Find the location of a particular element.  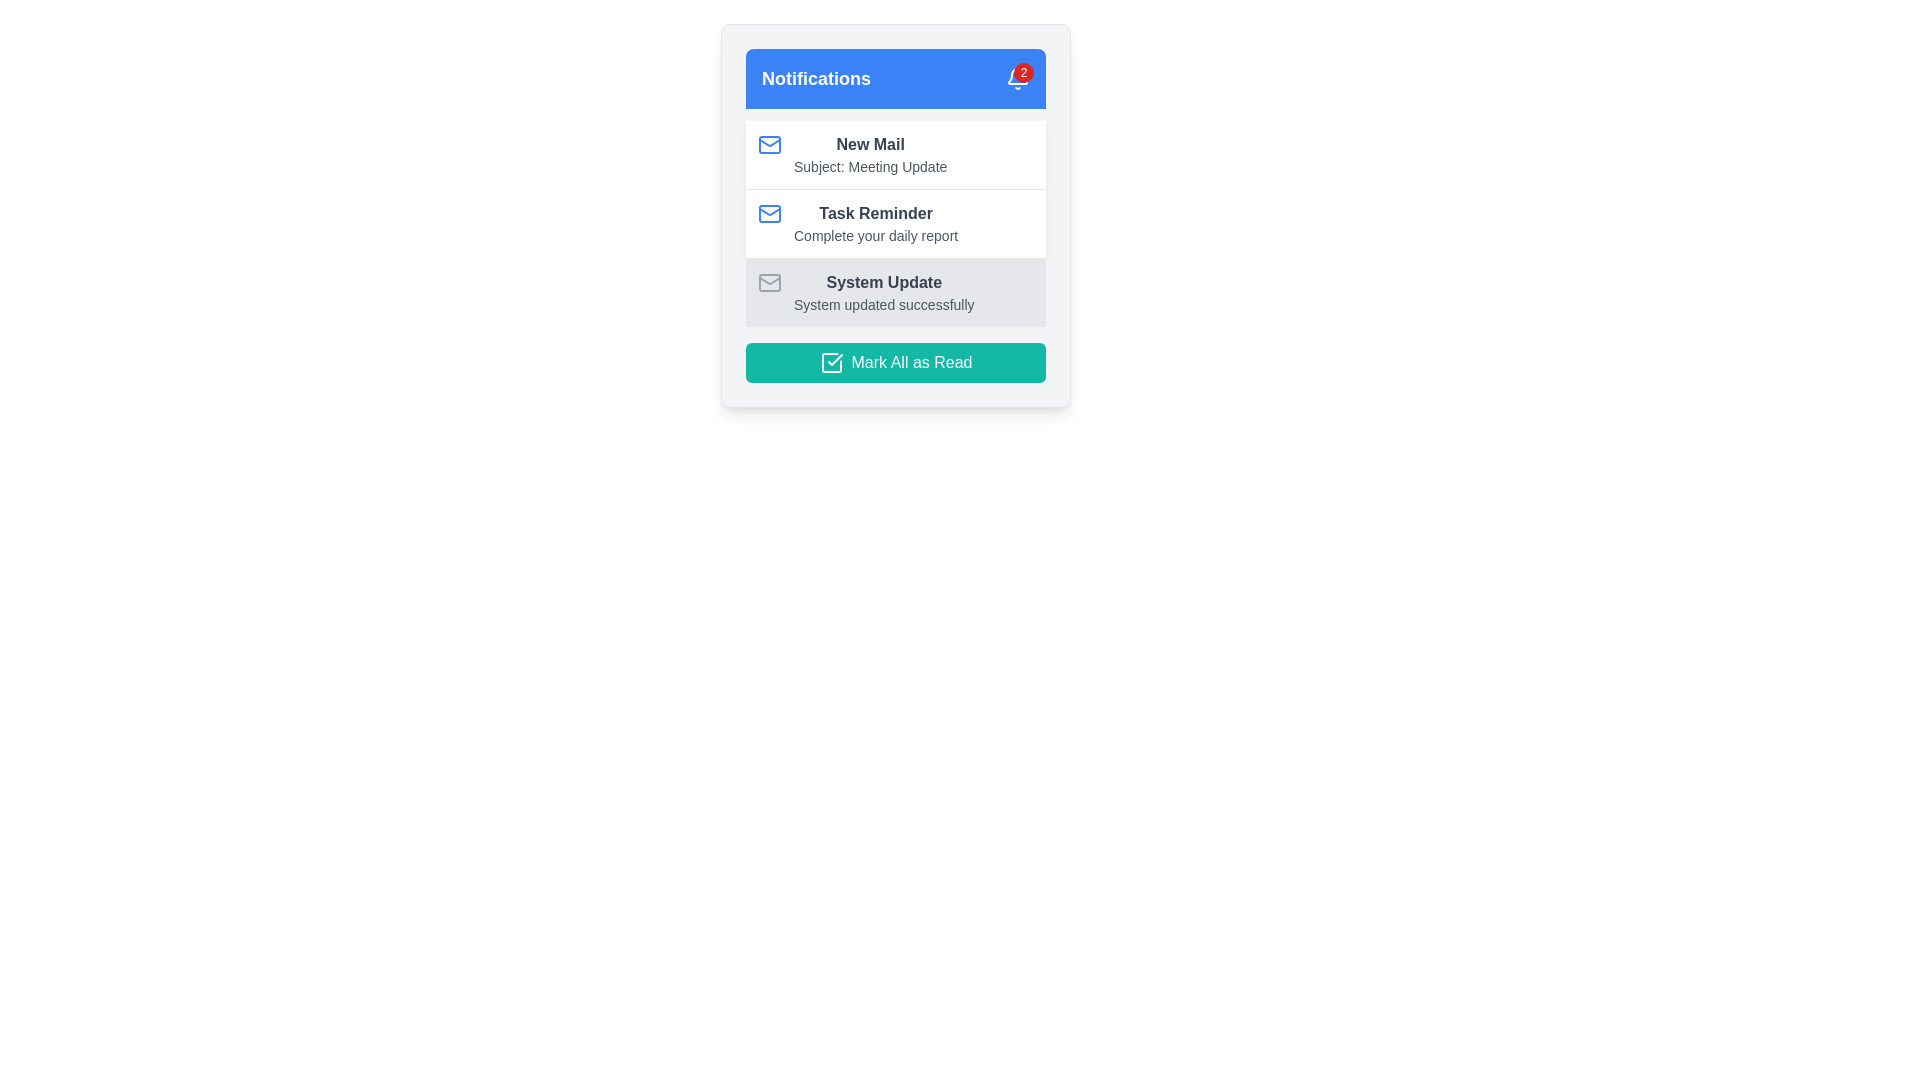

the 'System Update' notification item which contains an envelope icon and reads 'System Update' followed by 'System updated successfully' to read the displayed message is located at coordinates (895, 292).